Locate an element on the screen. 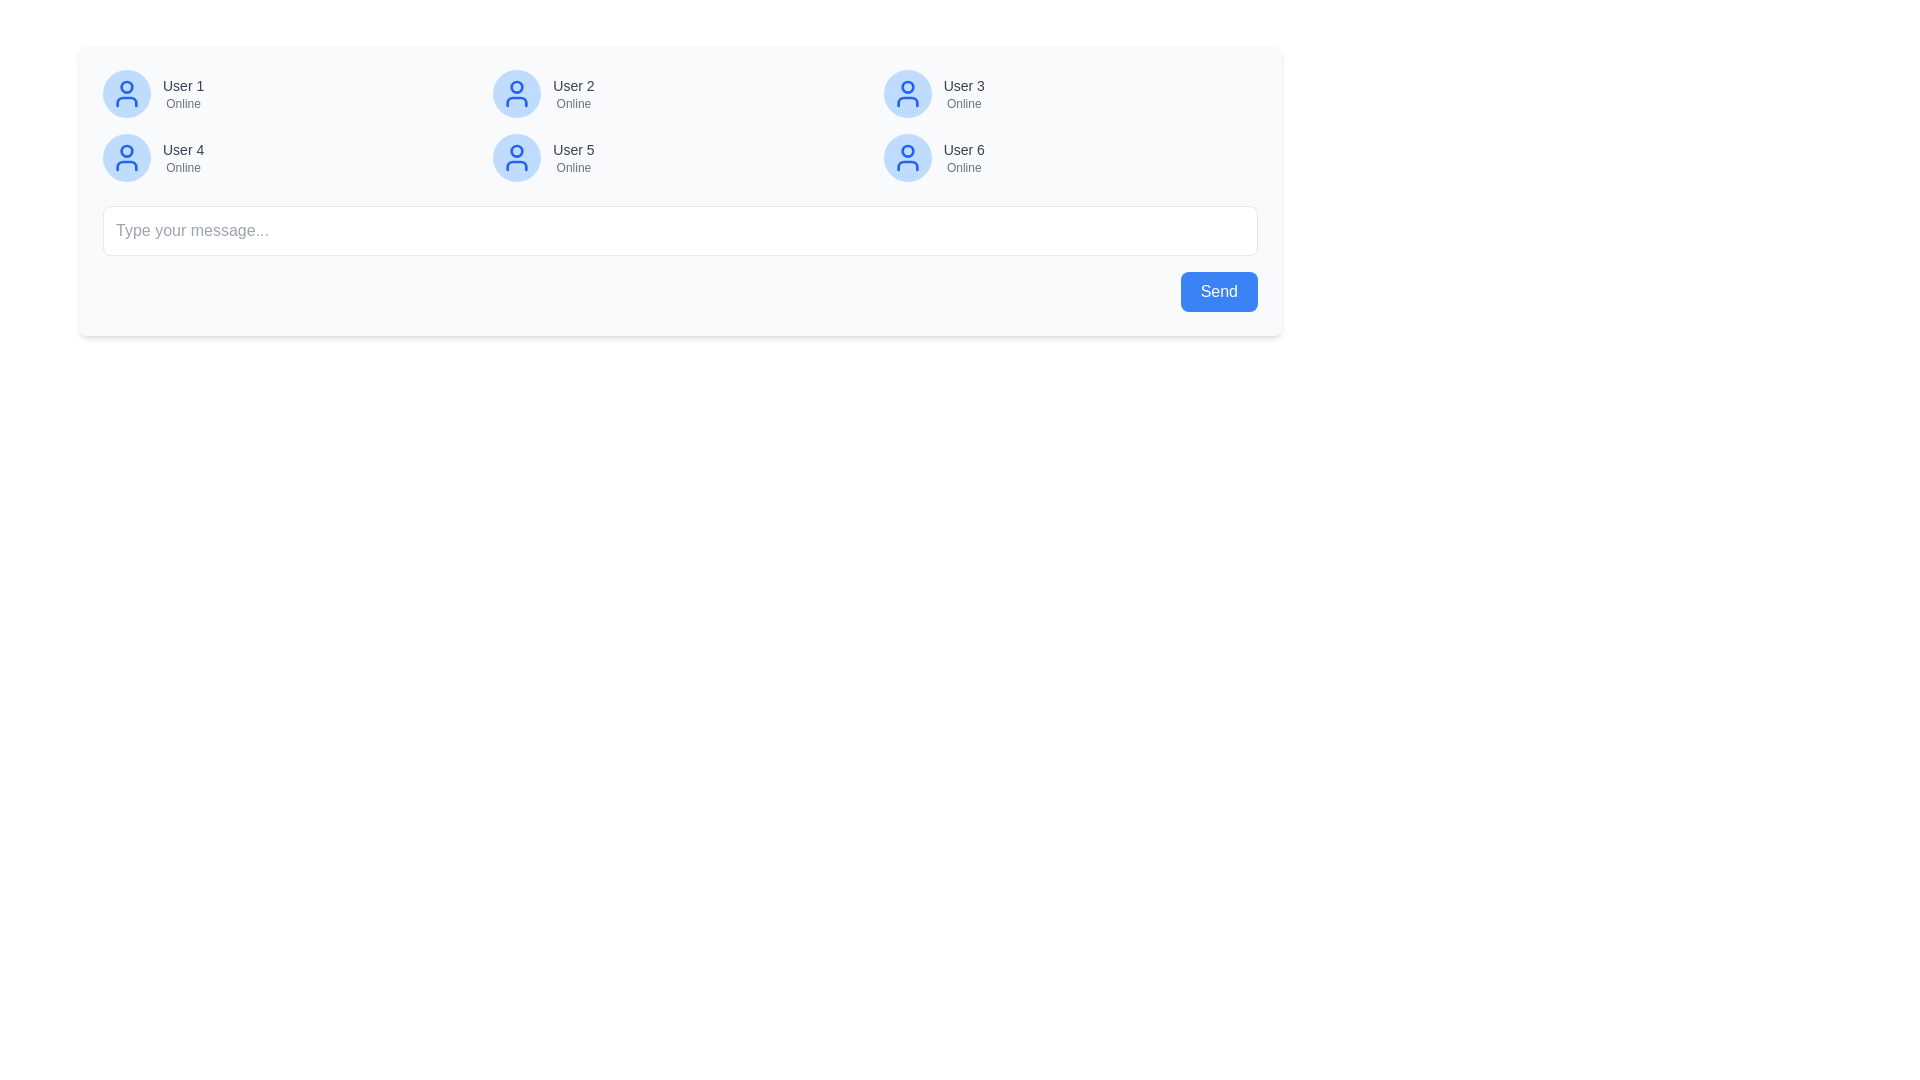 Image resolution: width=1920 pixels, height=1080 pixels. the user profile icon representing 'User 6 Online', located in the second row and second column of the user list grid is located at coordinates (906, 157).